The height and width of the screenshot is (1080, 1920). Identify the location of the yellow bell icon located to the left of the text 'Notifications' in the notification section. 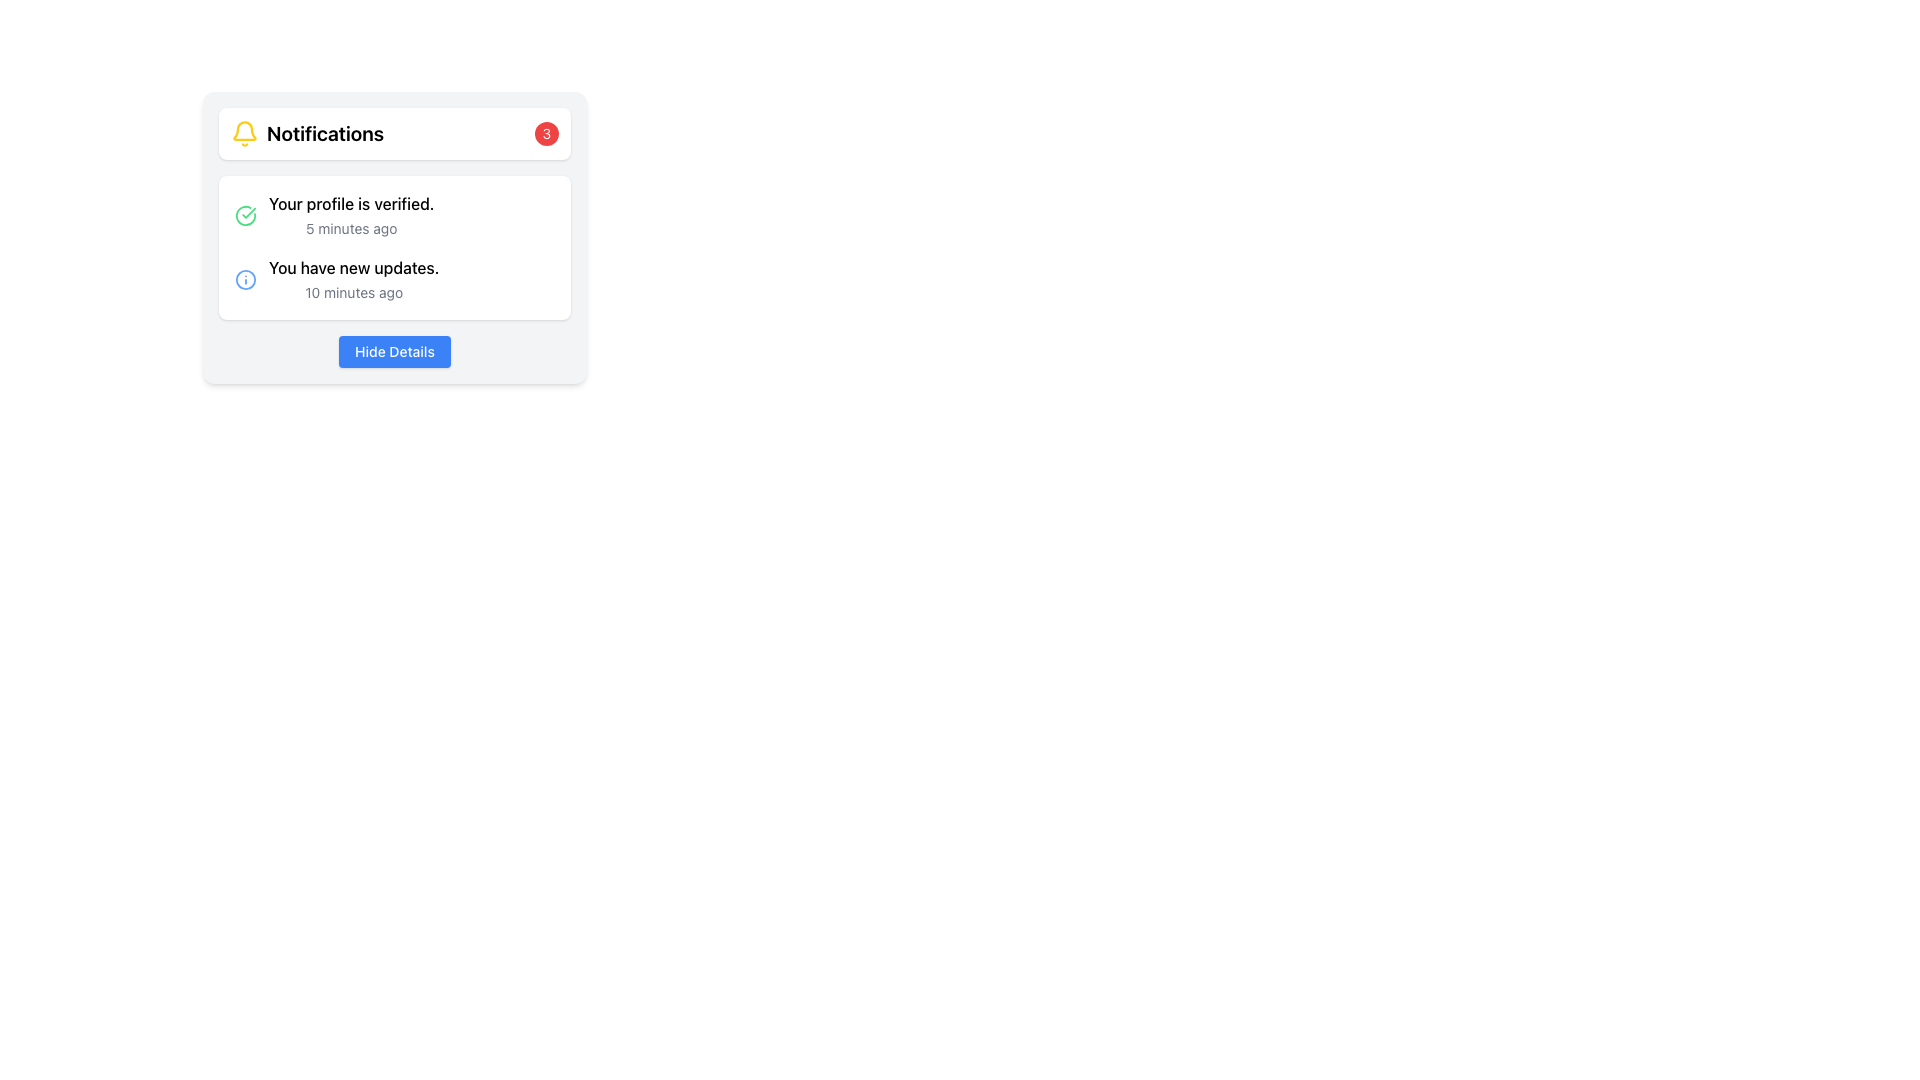
(243, 134).